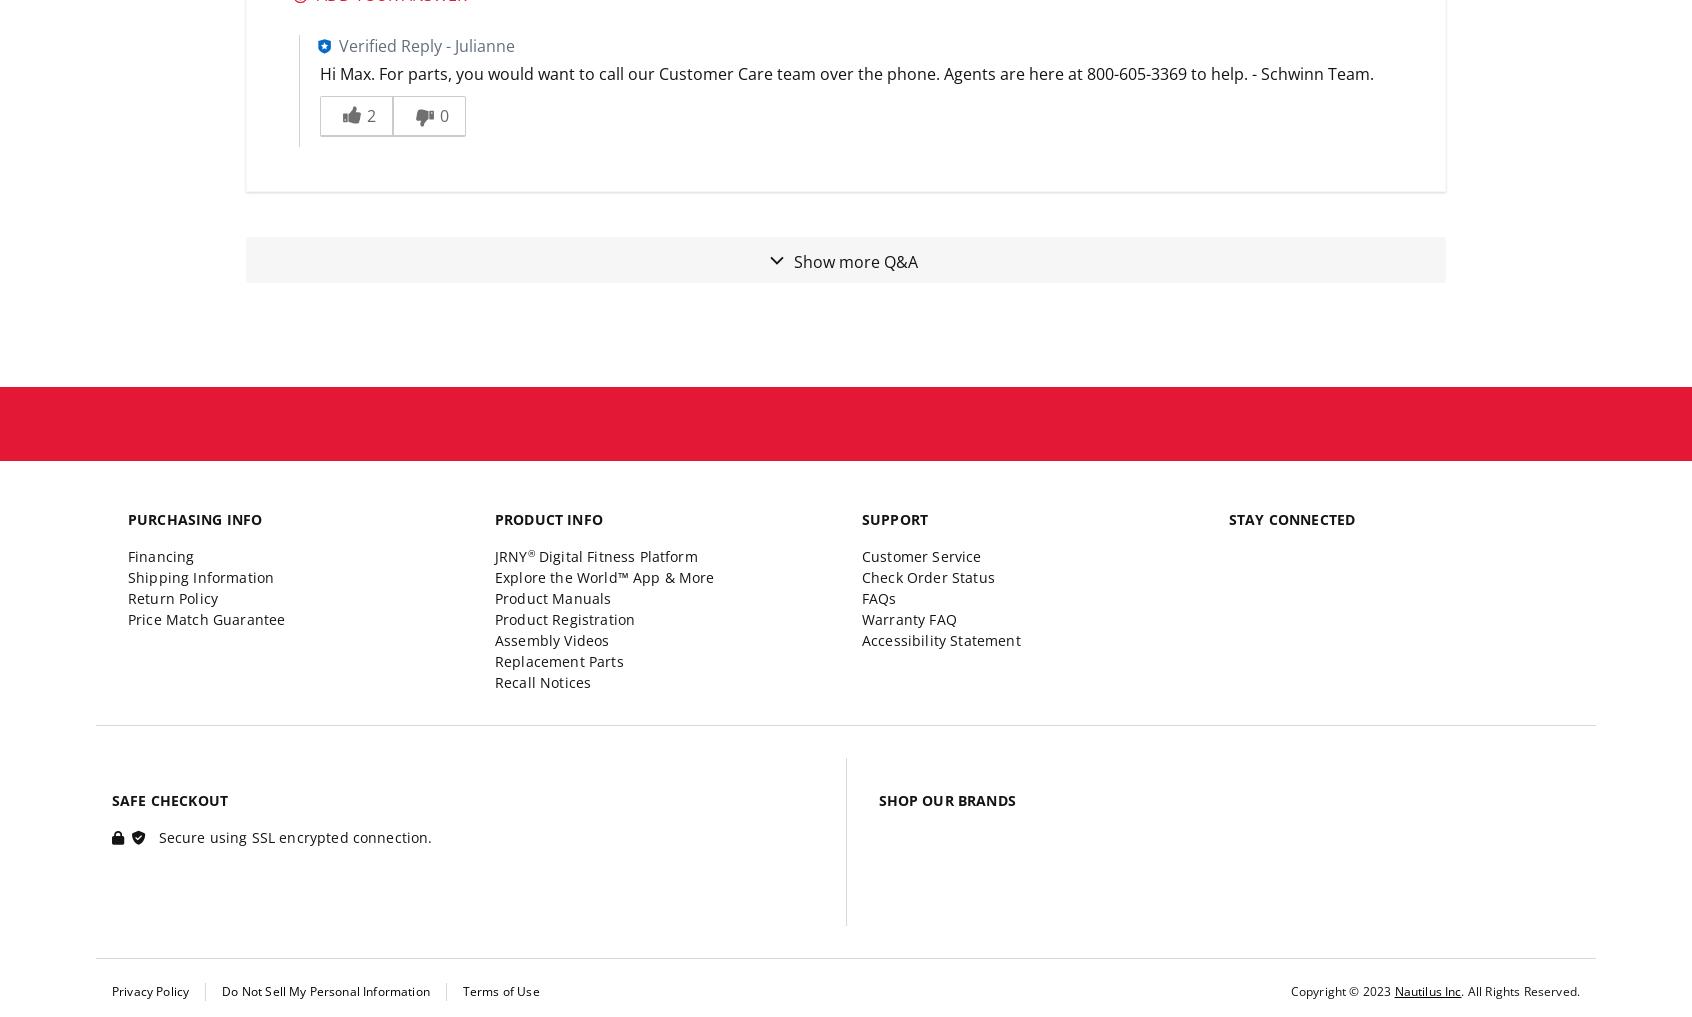 The height and width of the screenshot is (1017, 1692). I want to click on 'Shipping Information', so click(200, 575).